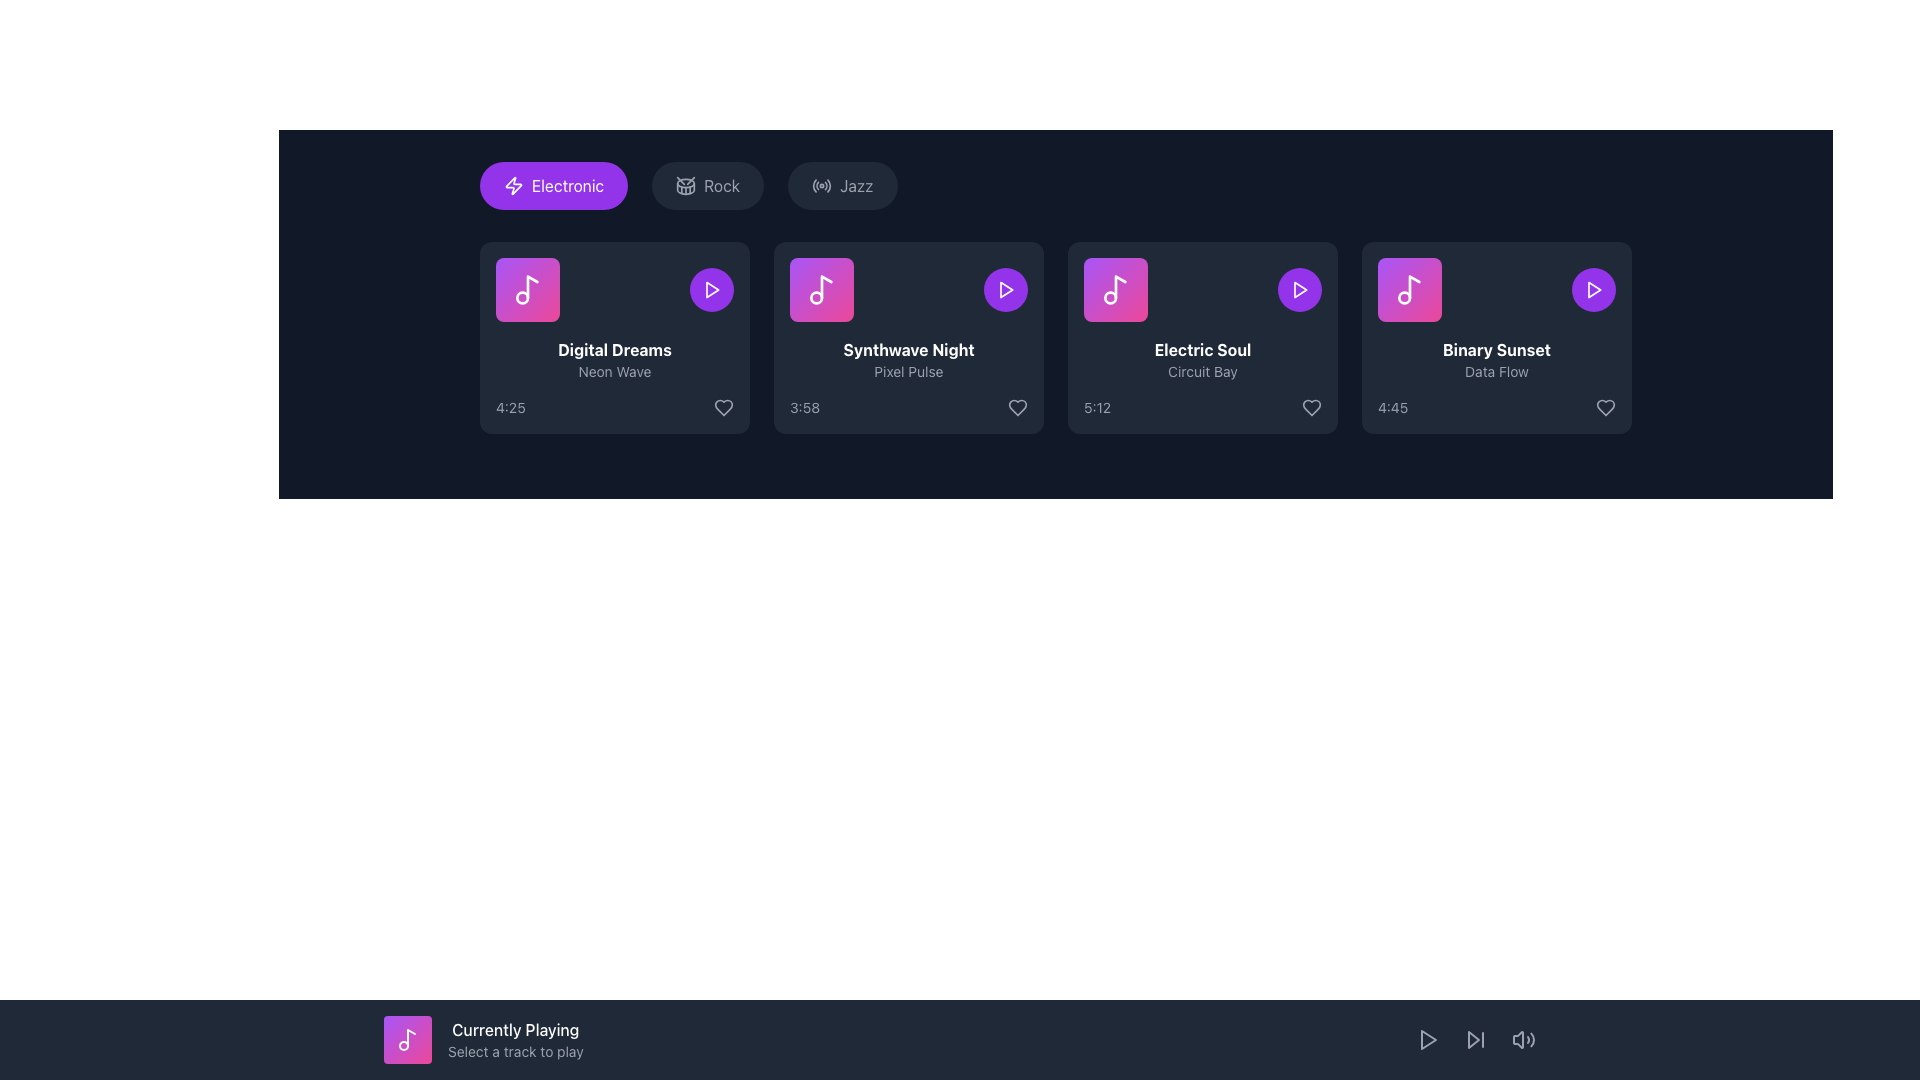 Image resolution: width=1920 pixels, height=1080 pixels. What do you see at coordinates (1427, 1039) in the screenshot?
I see `the play button with a triangular play icon in the bottom-right region of the interface to observe the styling change from gray to white` at bounding box center [1427, 1039].